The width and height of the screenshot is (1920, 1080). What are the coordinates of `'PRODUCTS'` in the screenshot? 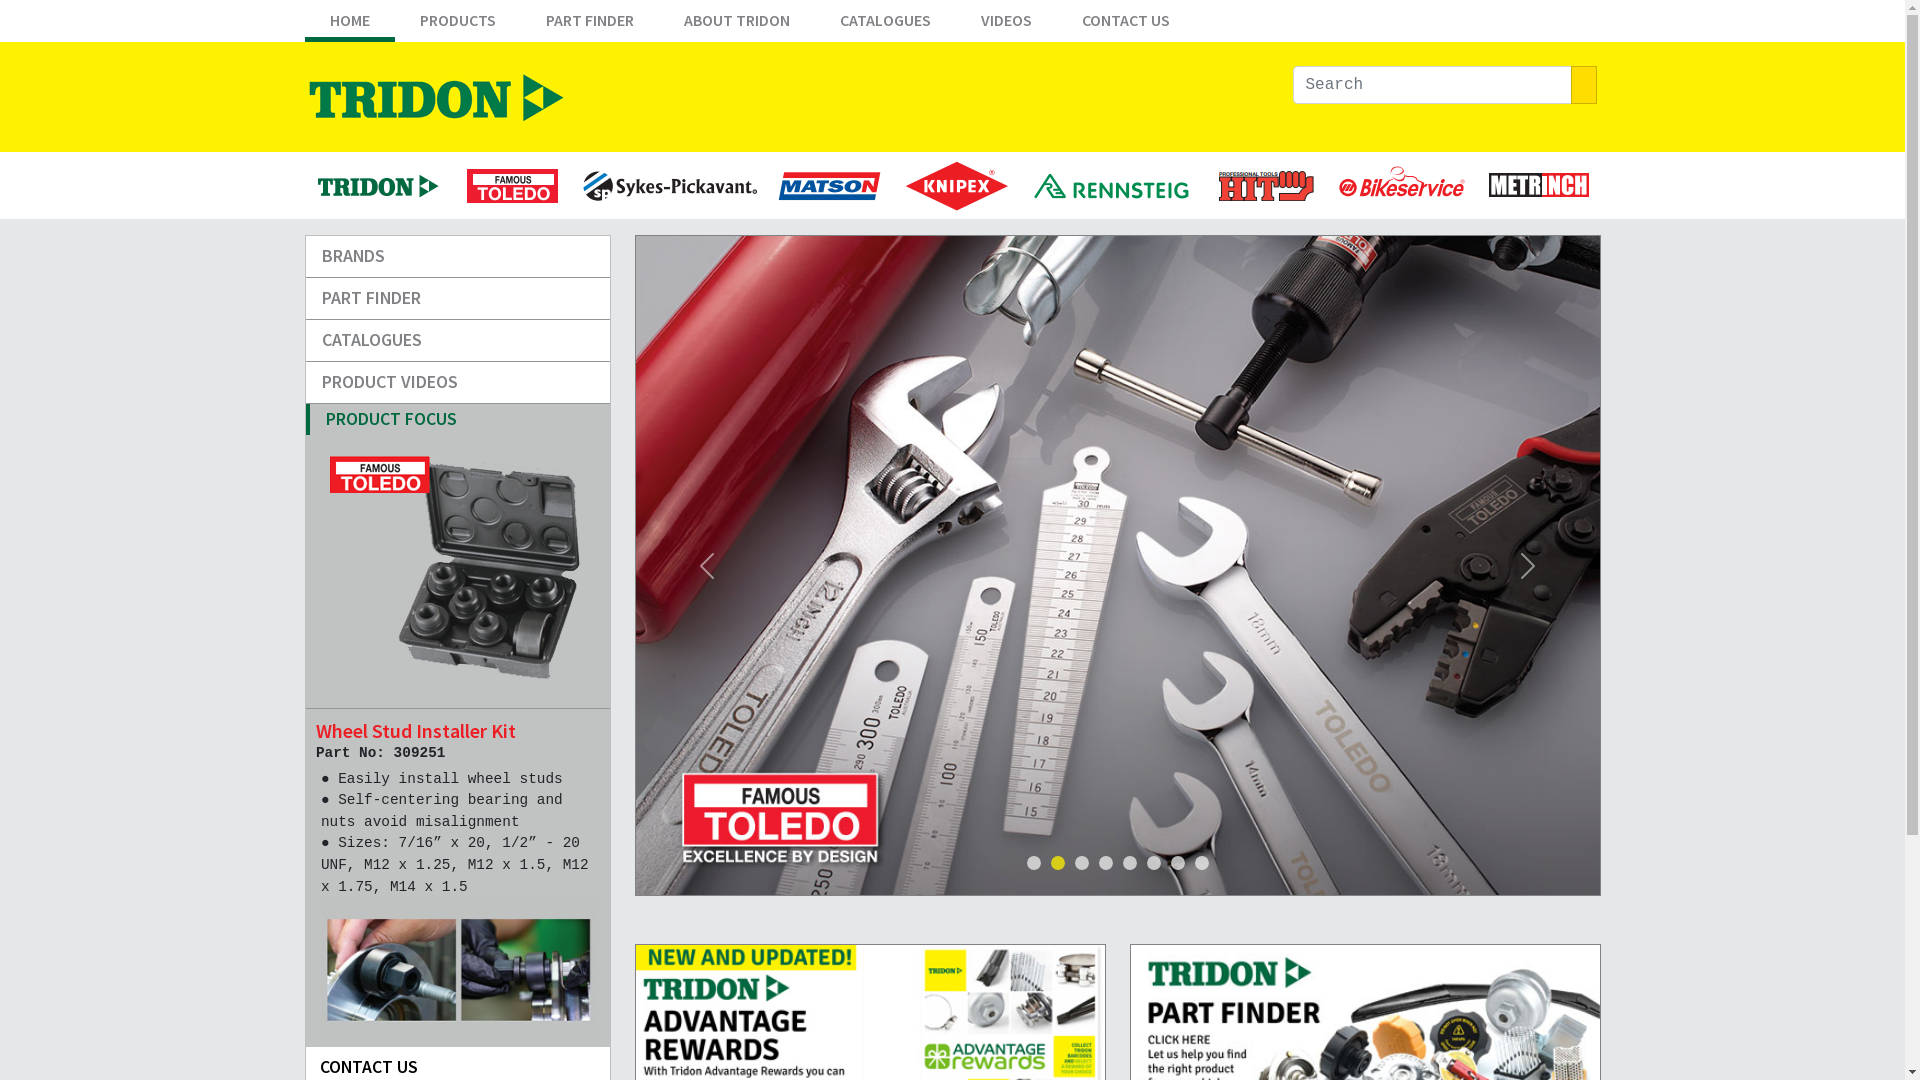 It's located at (455, 24).